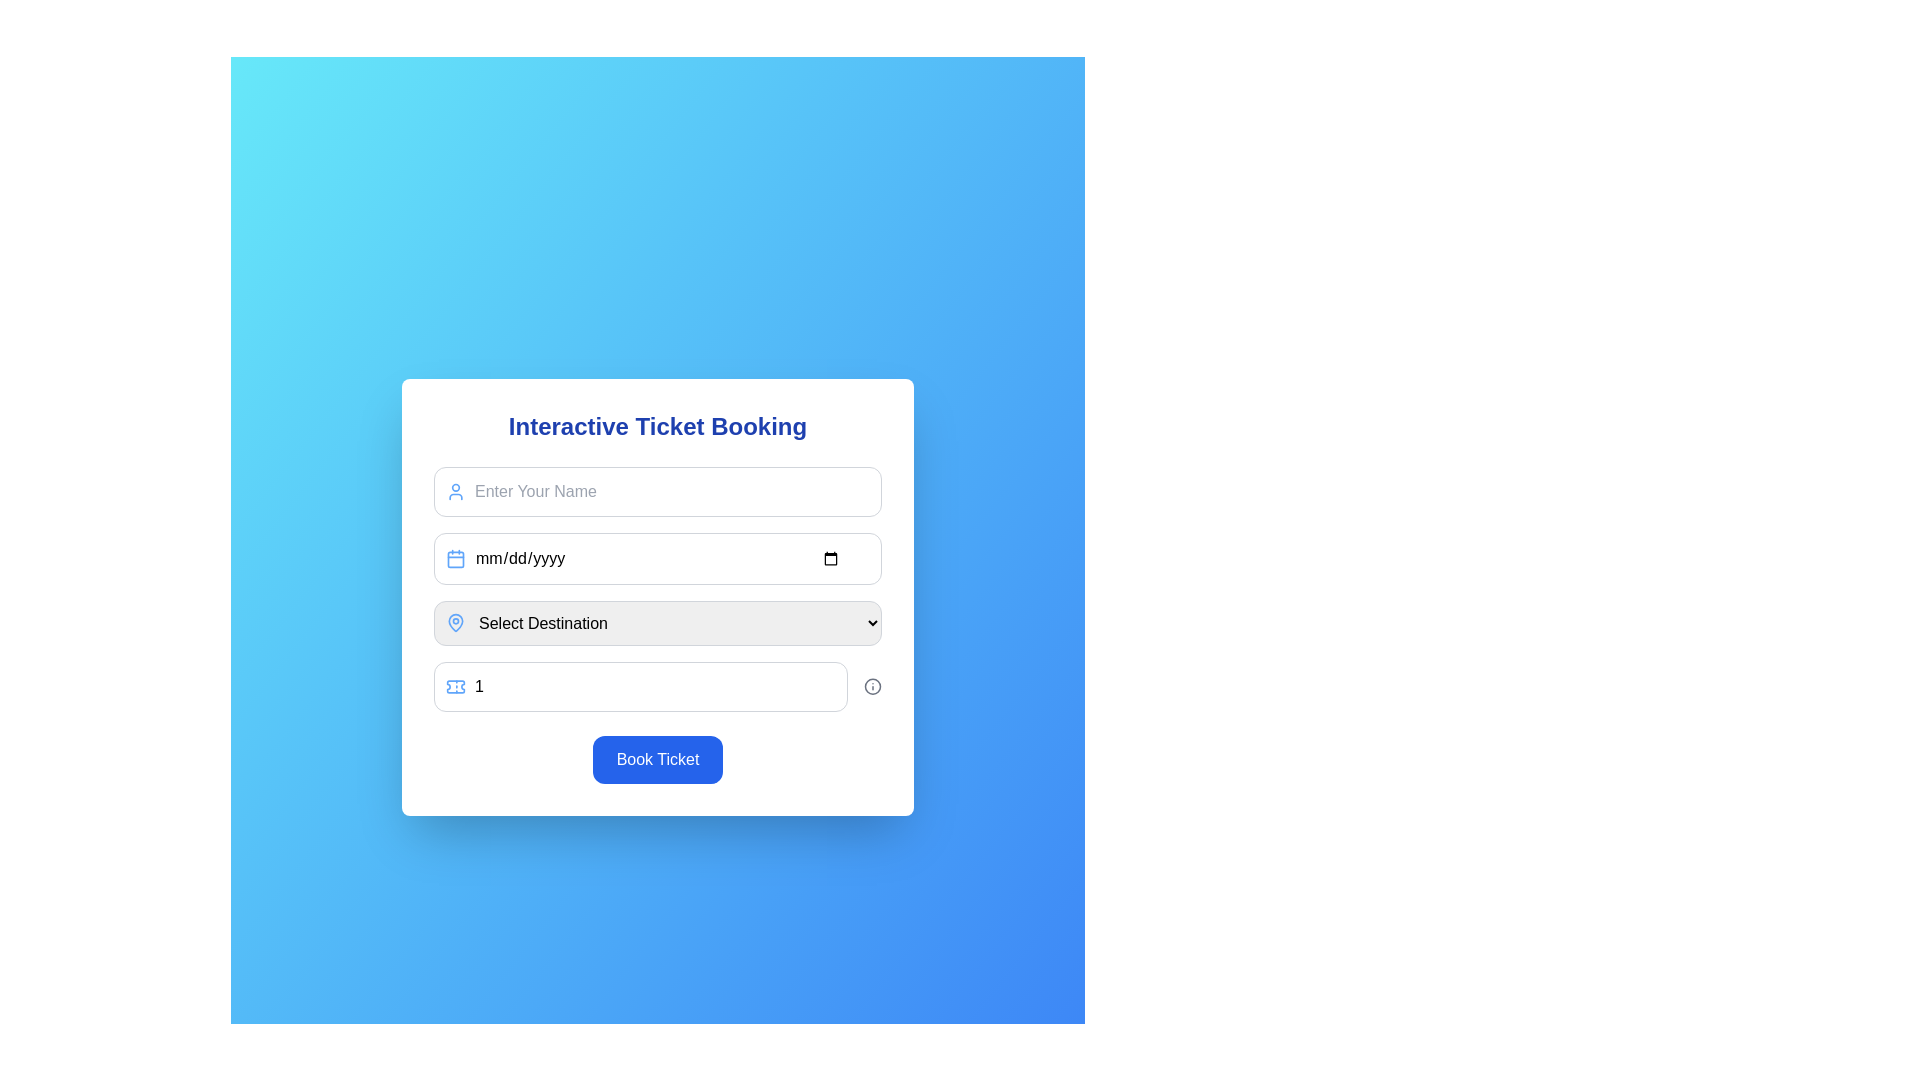 The width and height of the screenshot is (1920, 1080). Describe the element at coordinates (872, 685) in the screenshot. I see `the Circular SVG shape which is styled as an SVG element with a radius of 10 units, located next to the number selector field in the ticket booking UI` at that location.